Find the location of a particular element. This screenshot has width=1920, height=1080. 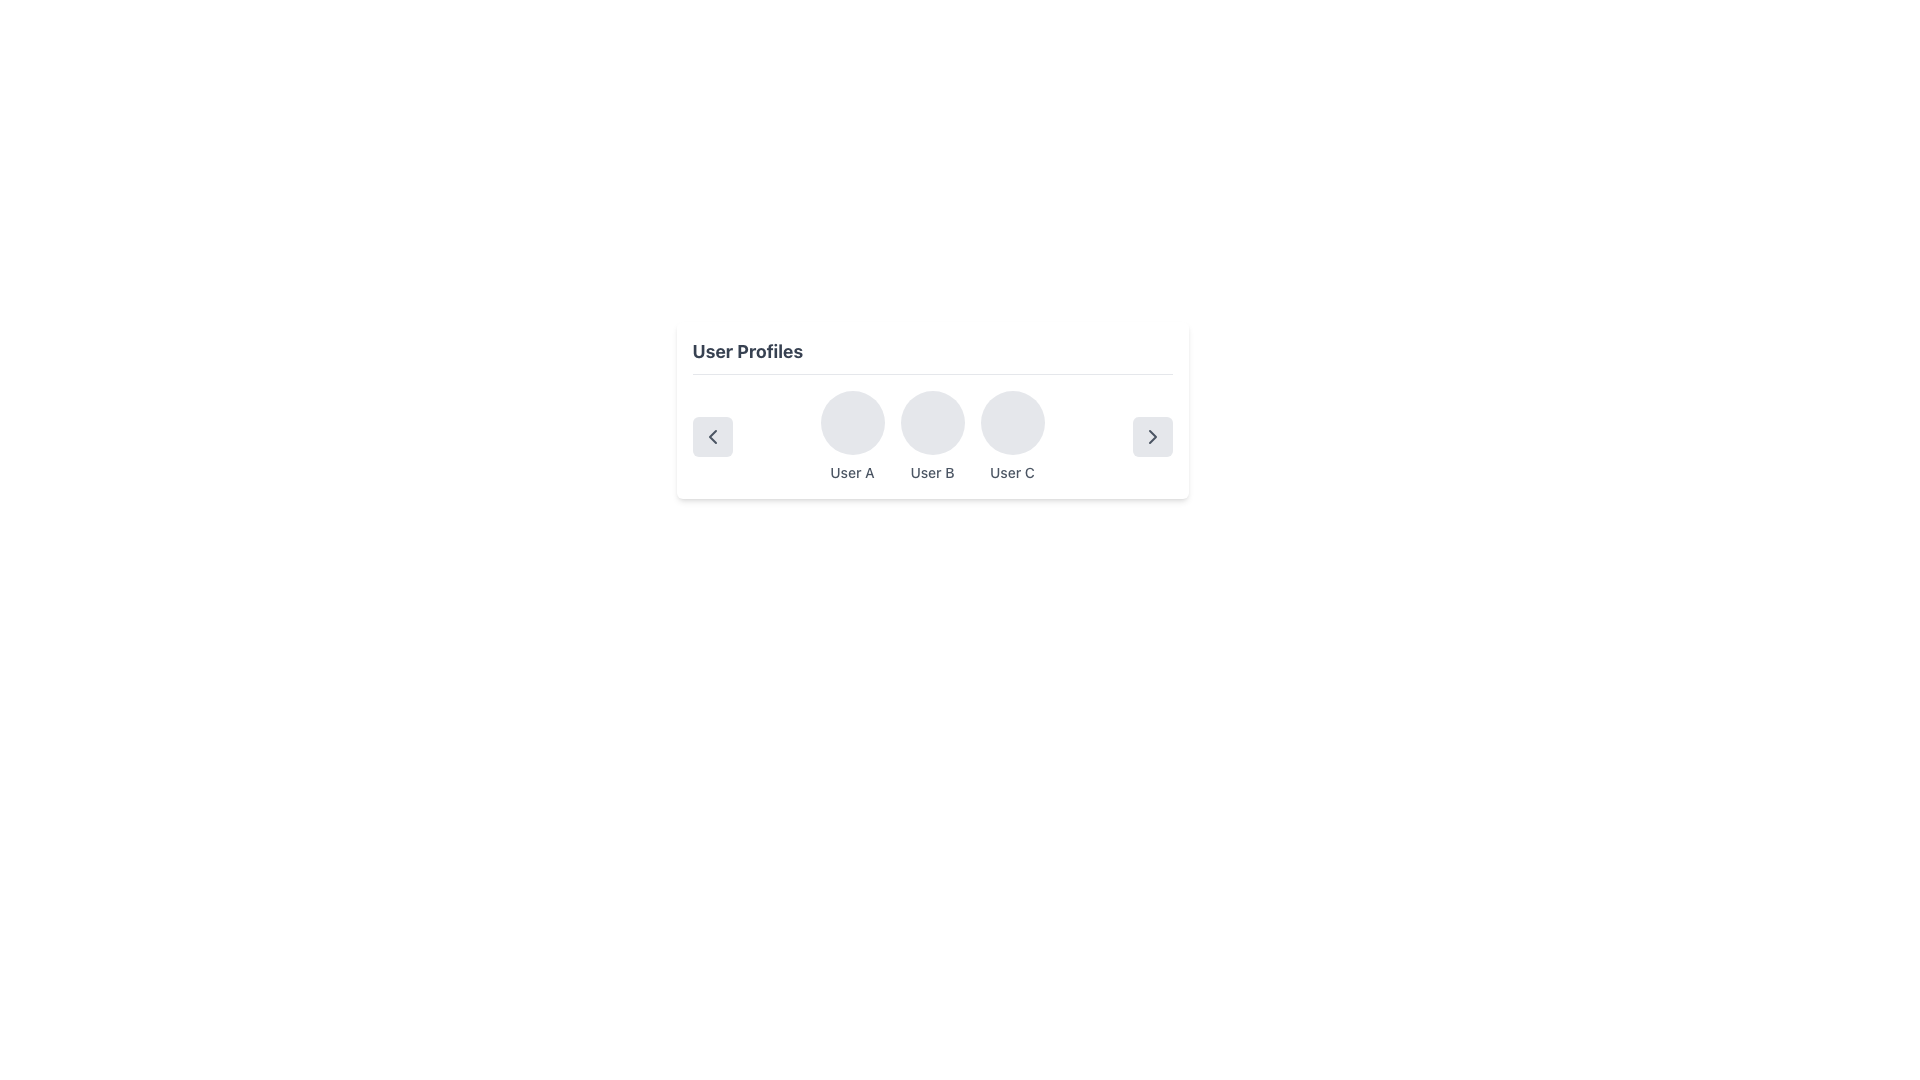

the rounded rectangle button with a light gray background and a right-pointing chevron is located at coordinates (1152, 435).